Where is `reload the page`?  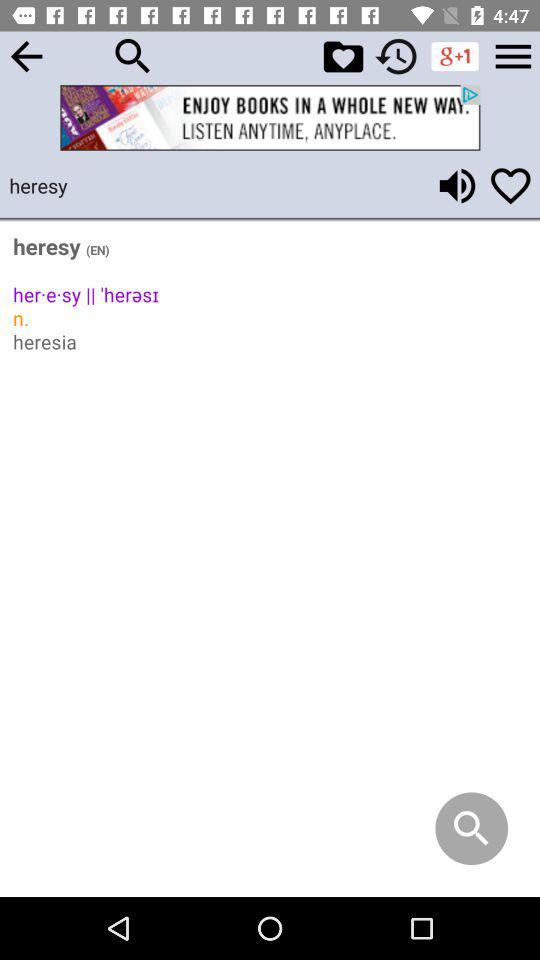 reload the page is located at coordinates (396, 55).